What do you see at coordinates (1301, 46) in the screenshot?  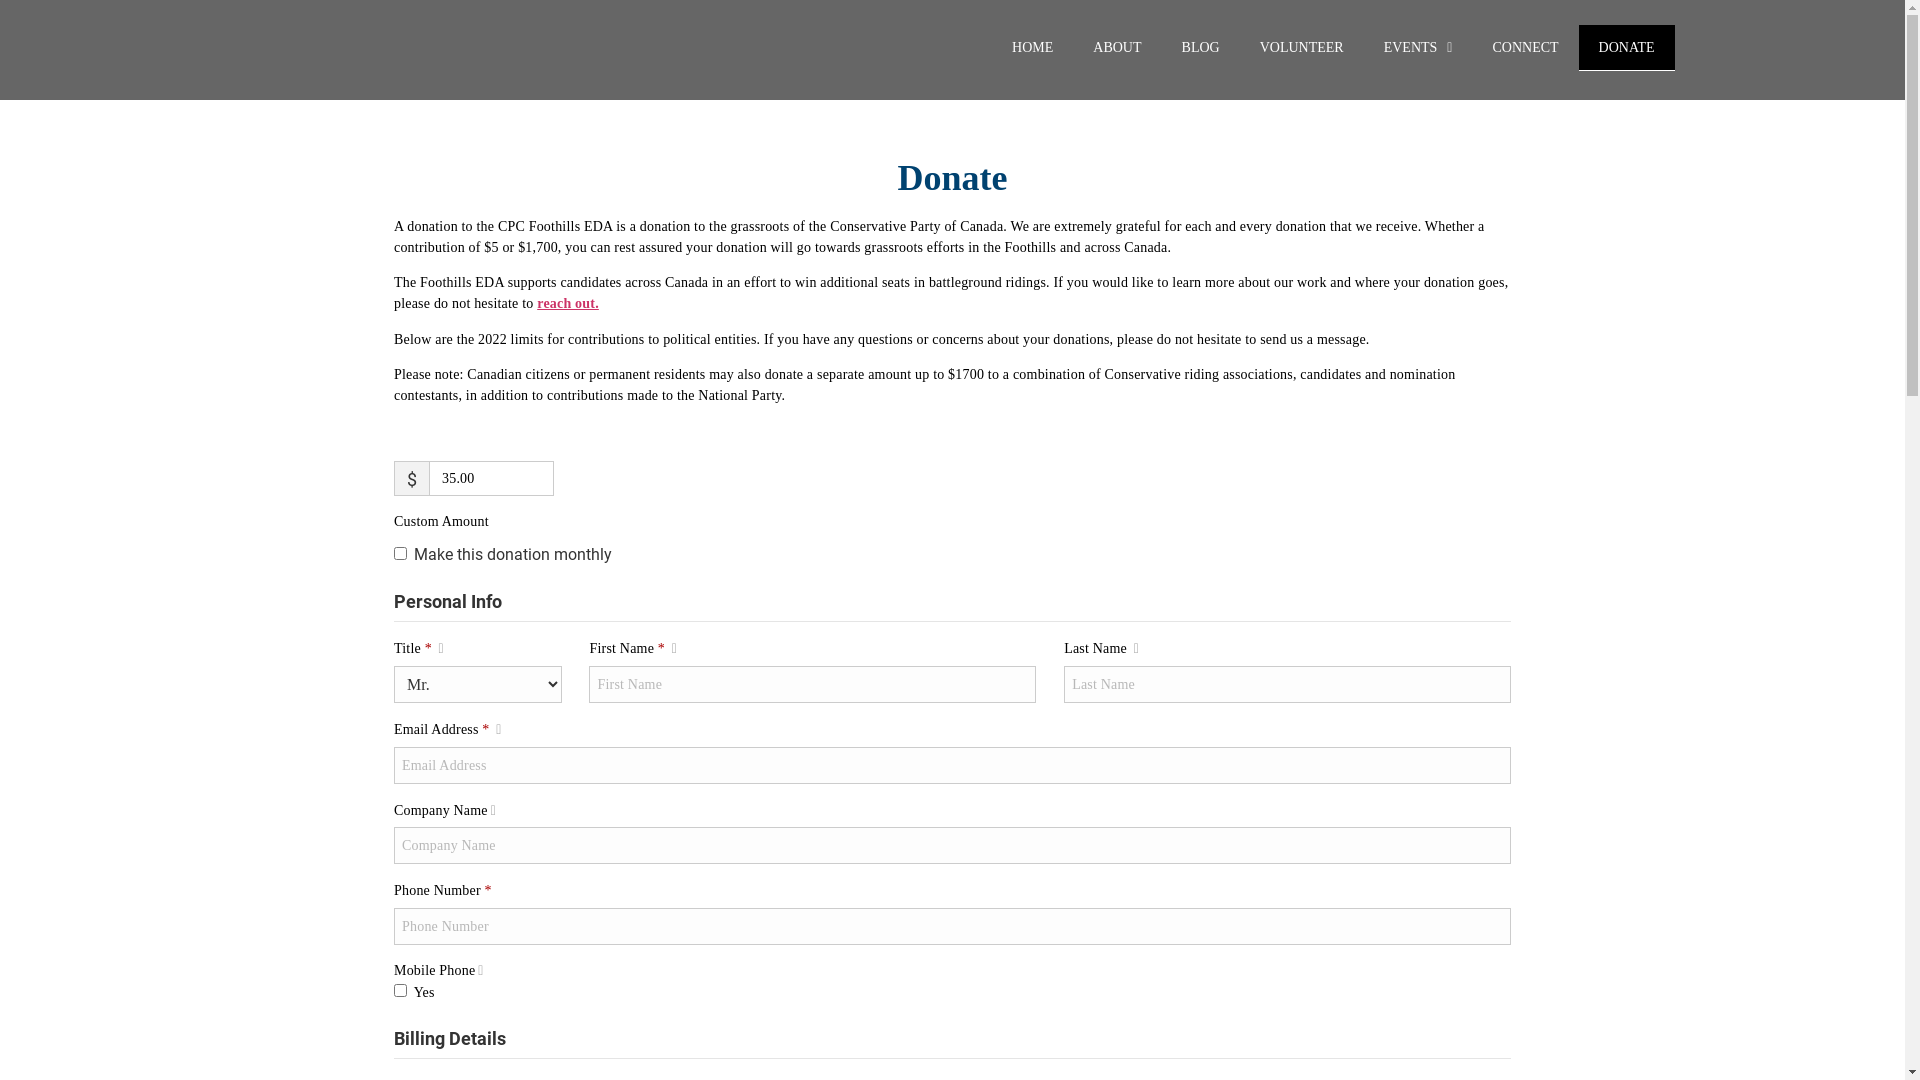 I see `'VOLUNTEER'` at bounding box center [1301, 46].